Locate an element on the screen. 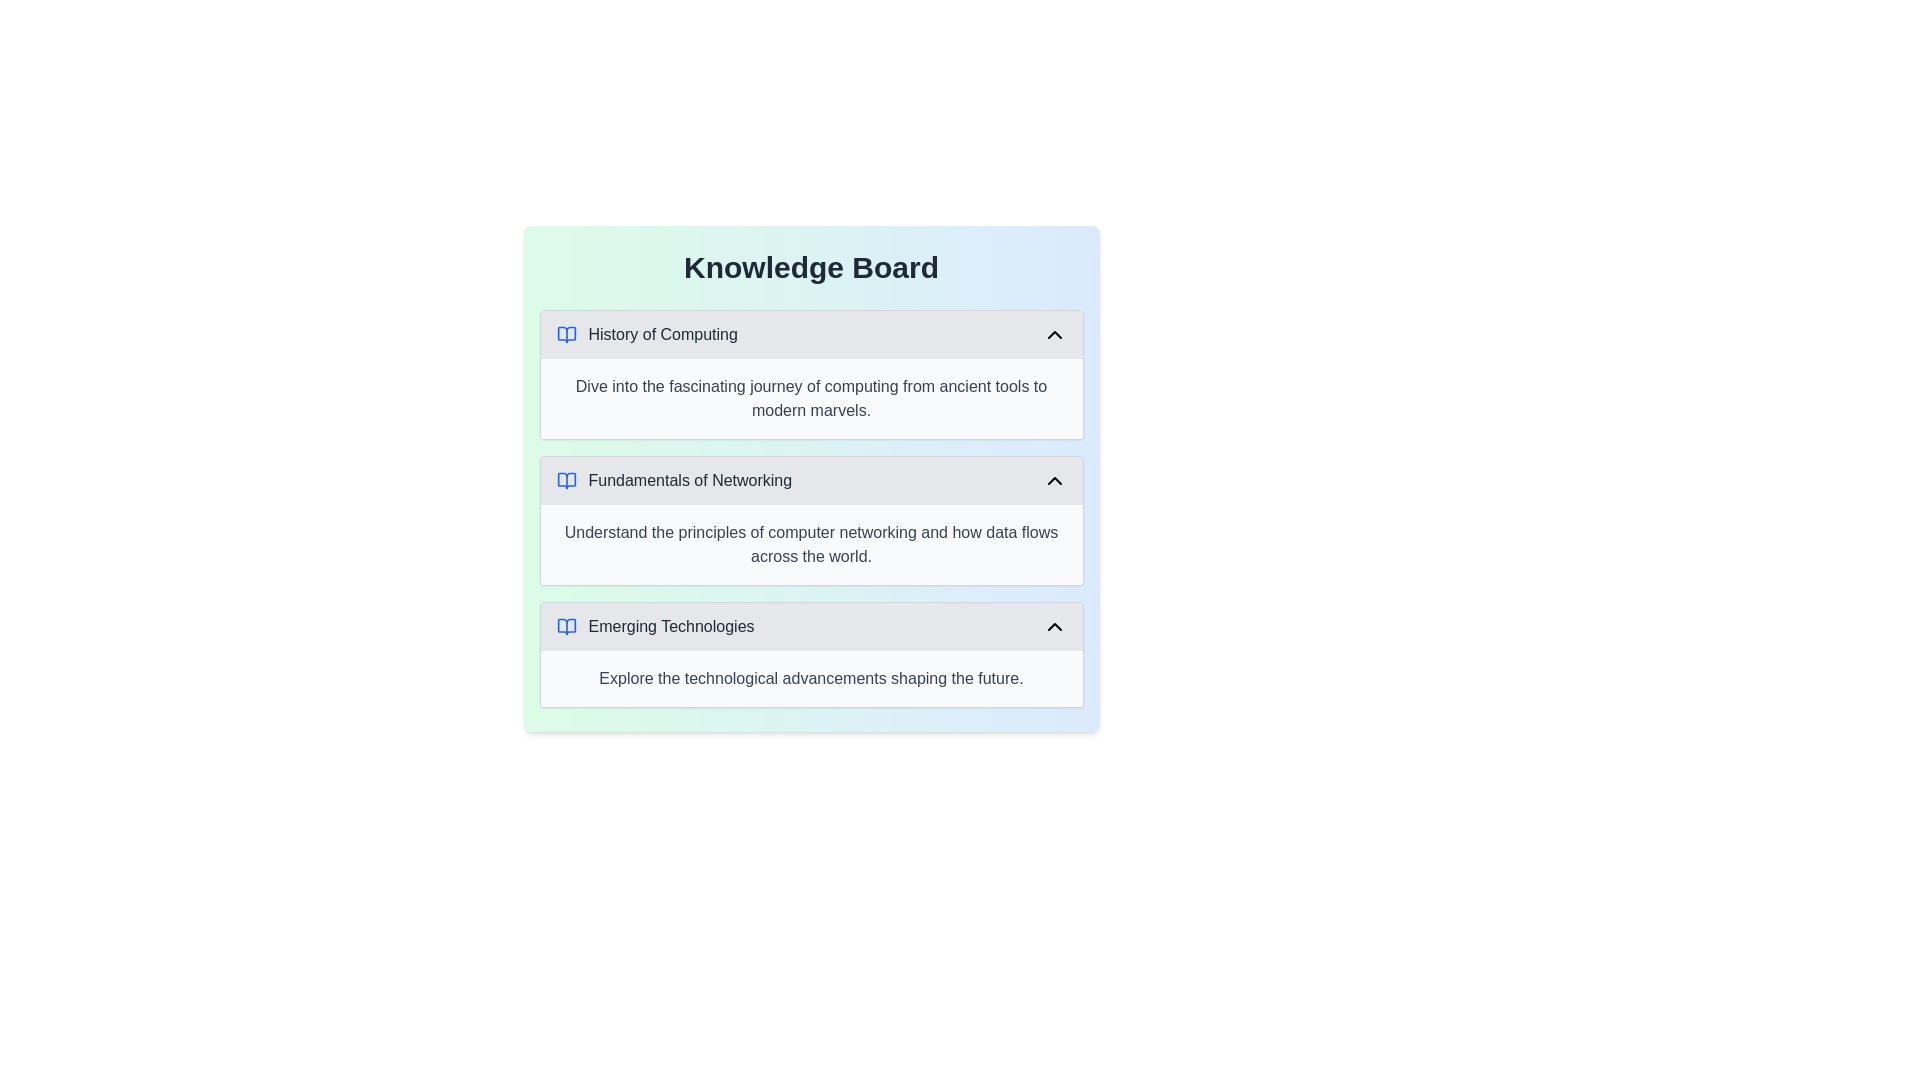 Image resolution: width=1920 pixels, height=1080 pixels. the decorative icon associated with the 'History of Computing' text label, located in the first row of a vertically stacked list is located at coordinates (565, 334).